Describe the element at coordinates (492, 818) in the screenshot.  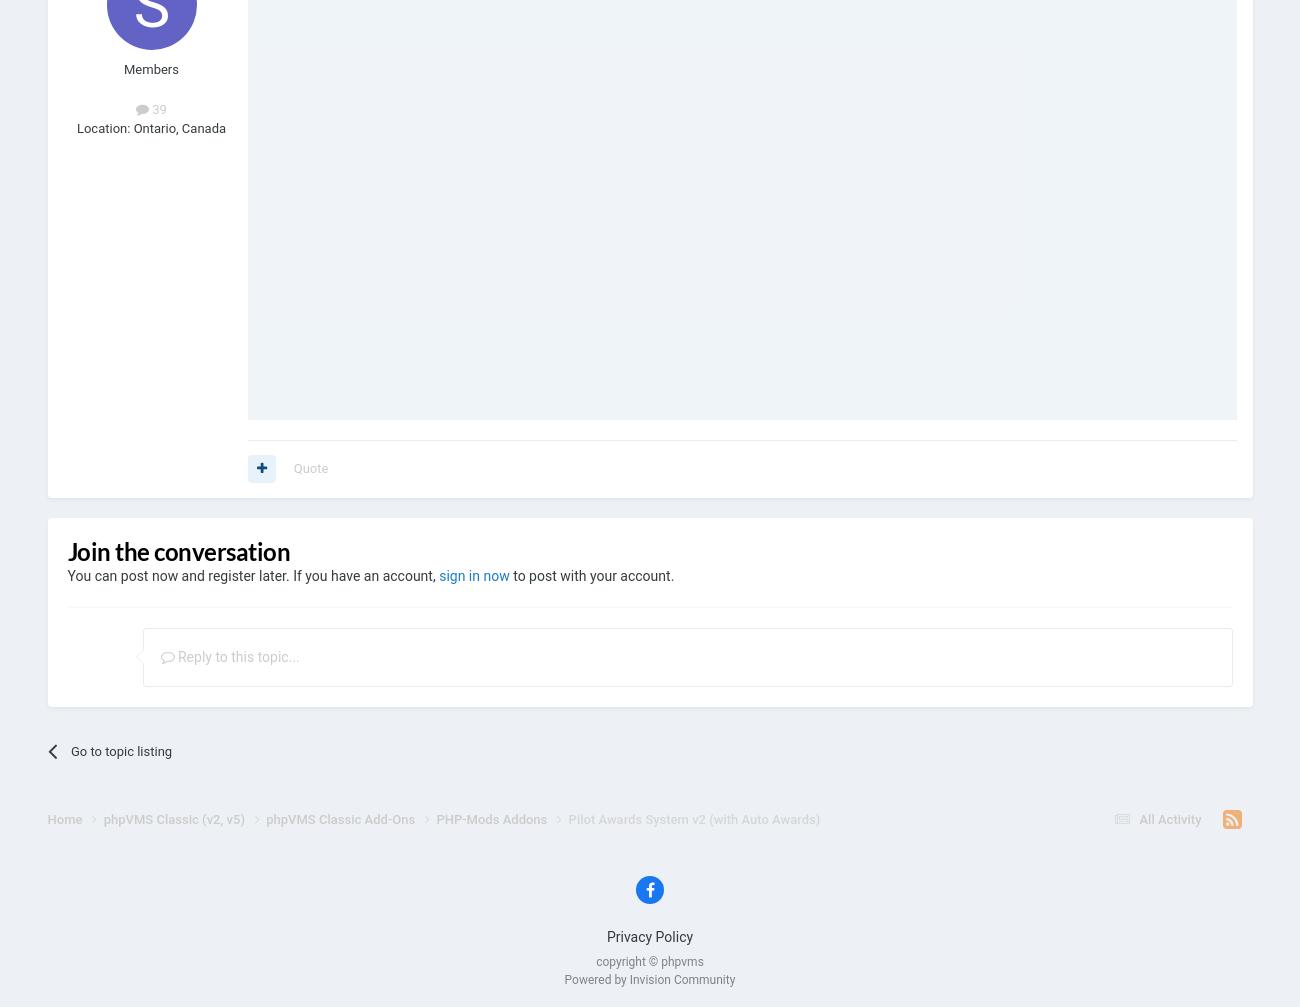
I see `'PHP-Mods Addons'` at that location.